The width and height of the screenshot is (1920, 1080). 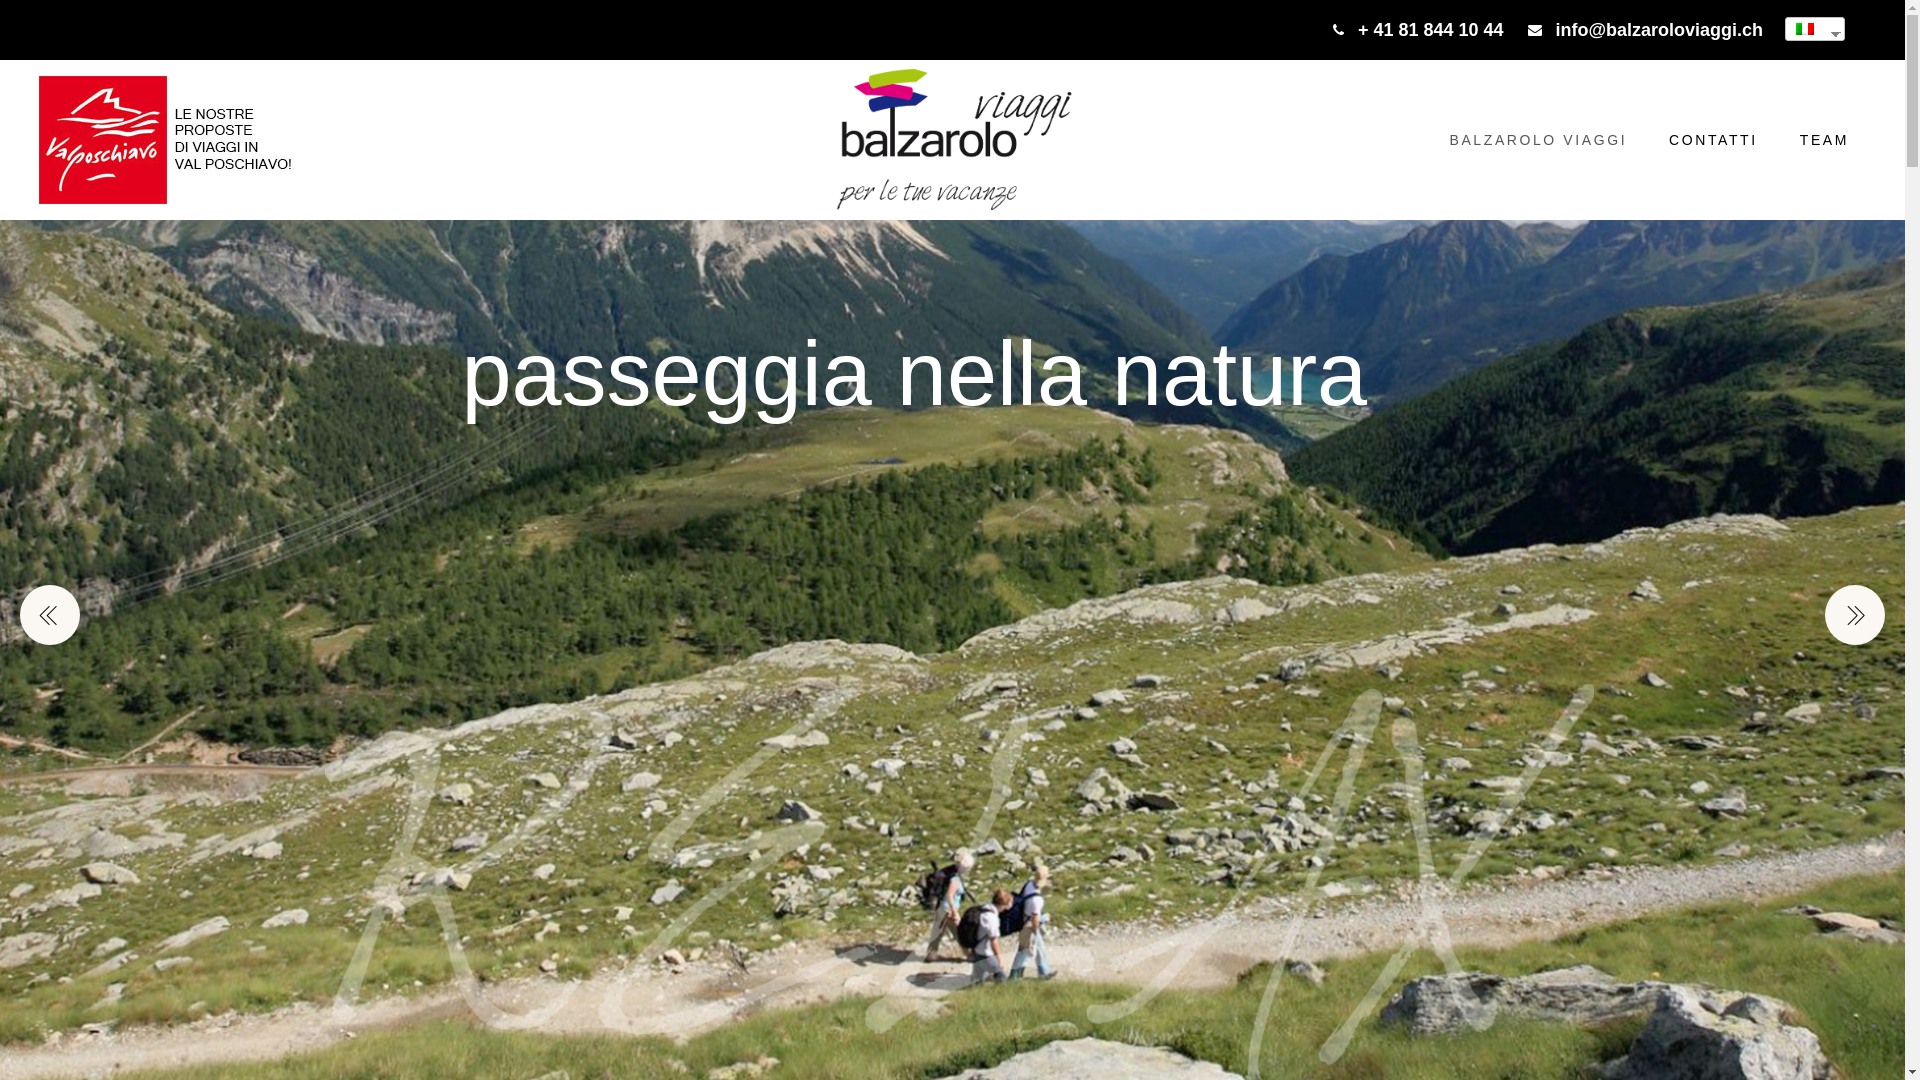 I want to click on 'Italiano', so click(x=1807, y=29).